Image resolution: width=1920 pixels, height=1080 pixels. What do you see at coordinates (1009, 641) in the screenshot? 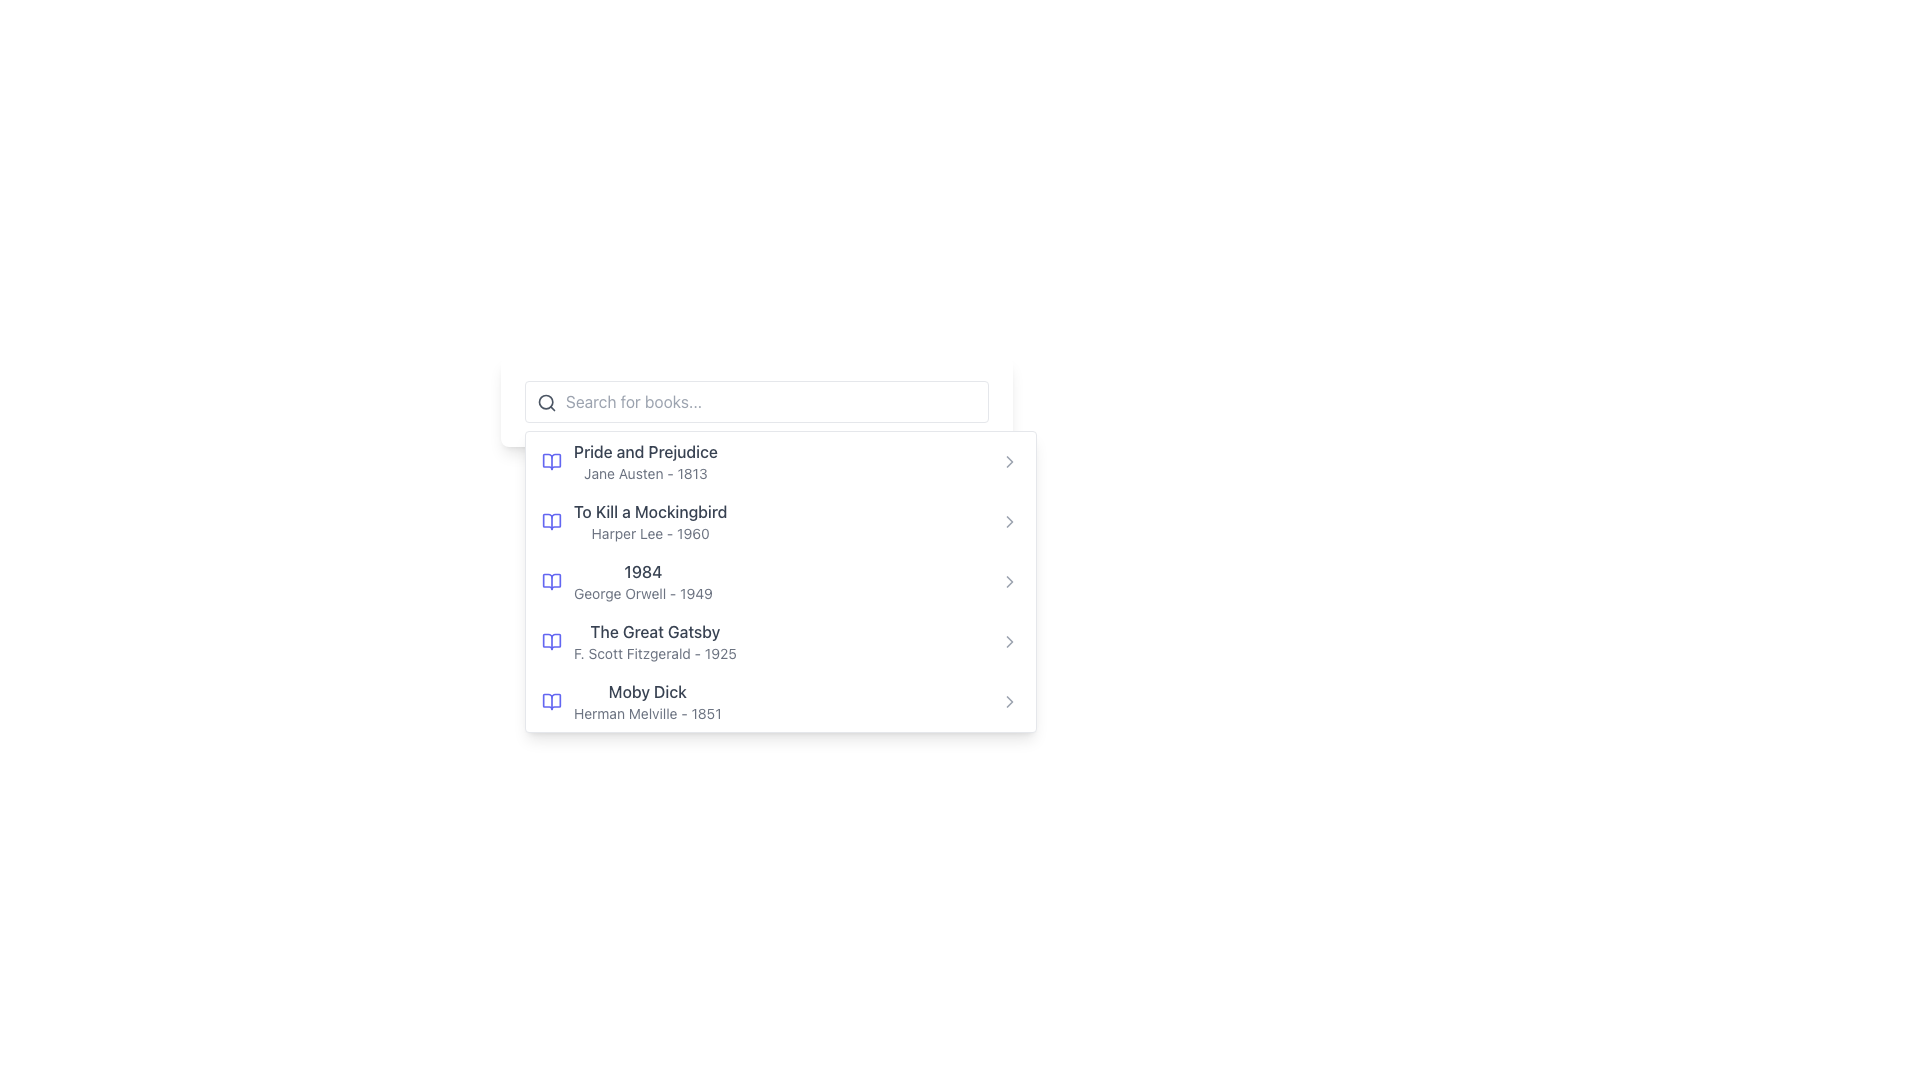
I see `the chevron icon located to the right of the text 'The Great Gatsby' 1925` at bounding box center [1009, 641].